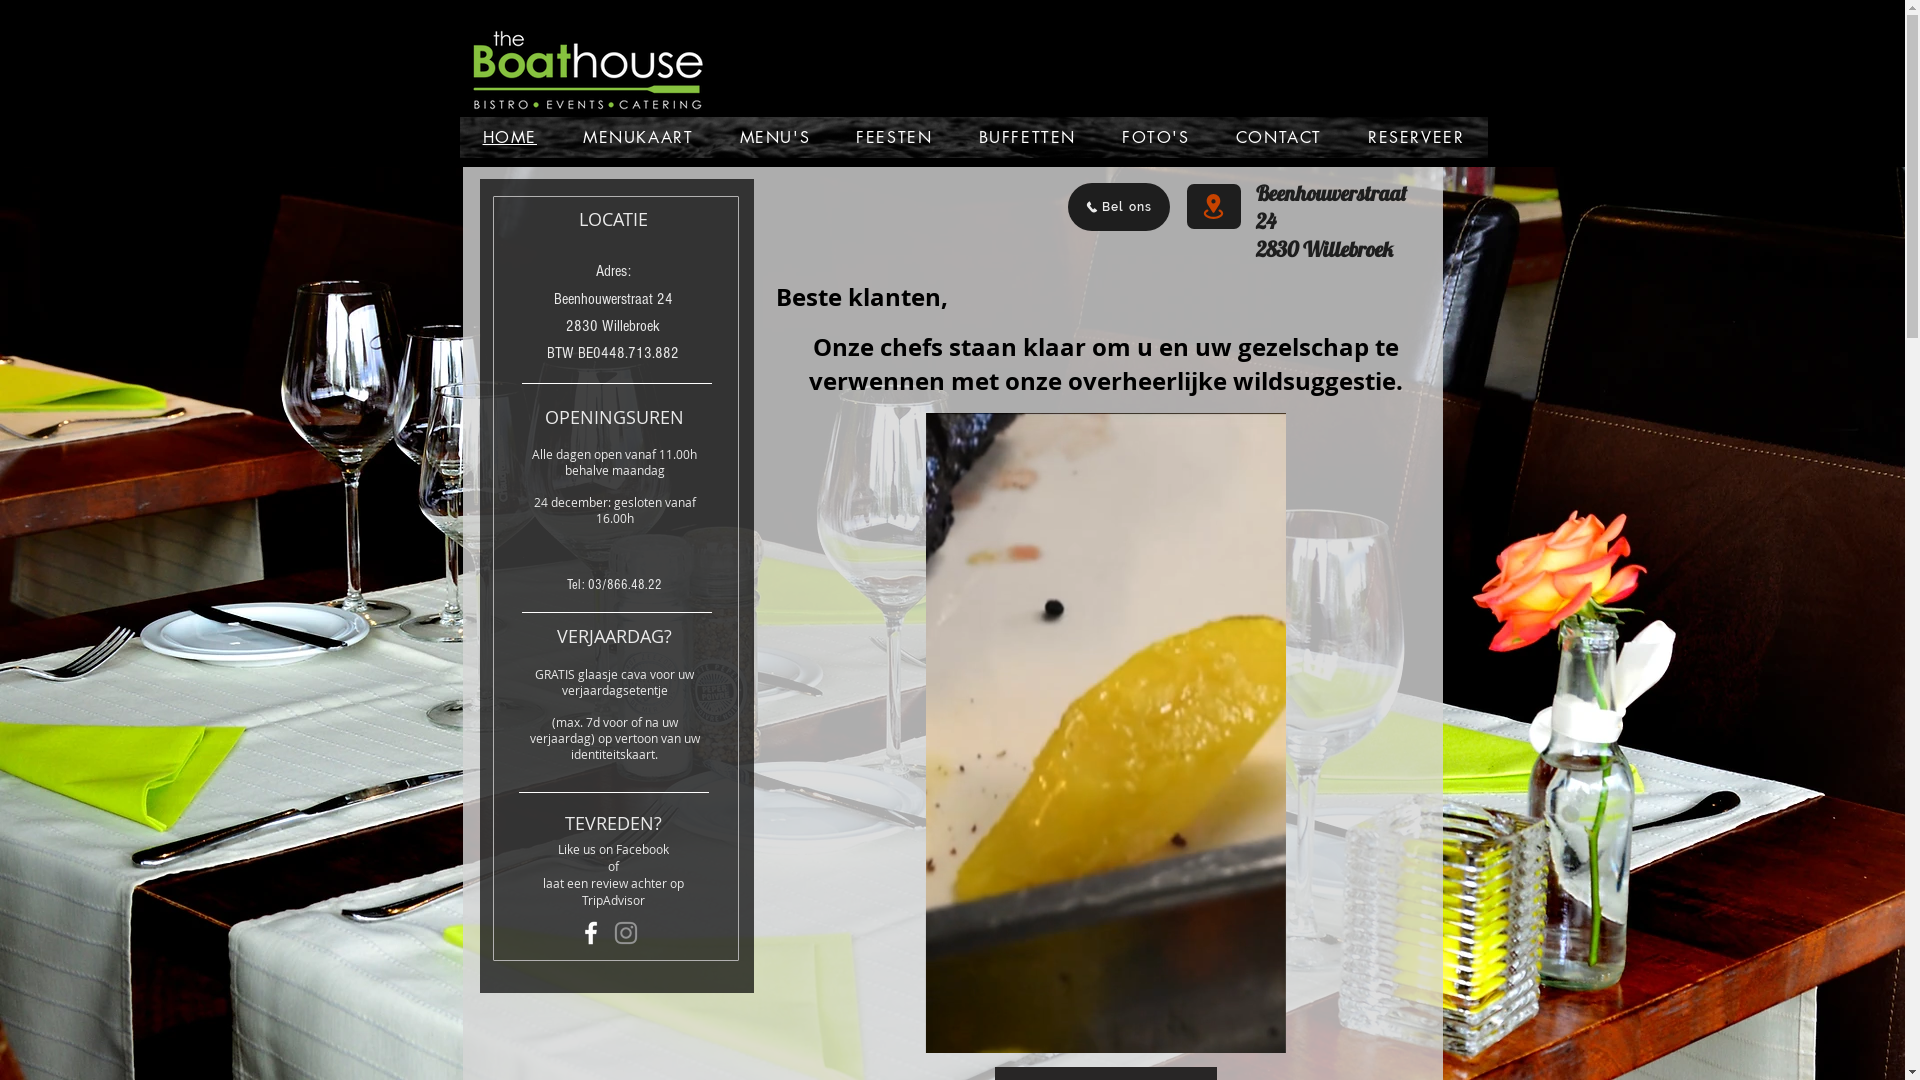 This screenshot has width=1920, height=1080. What do you see at coordinates (560, 136) in the screenshot?
I see `'MENUKAART'` at bounding box center [560, 136].